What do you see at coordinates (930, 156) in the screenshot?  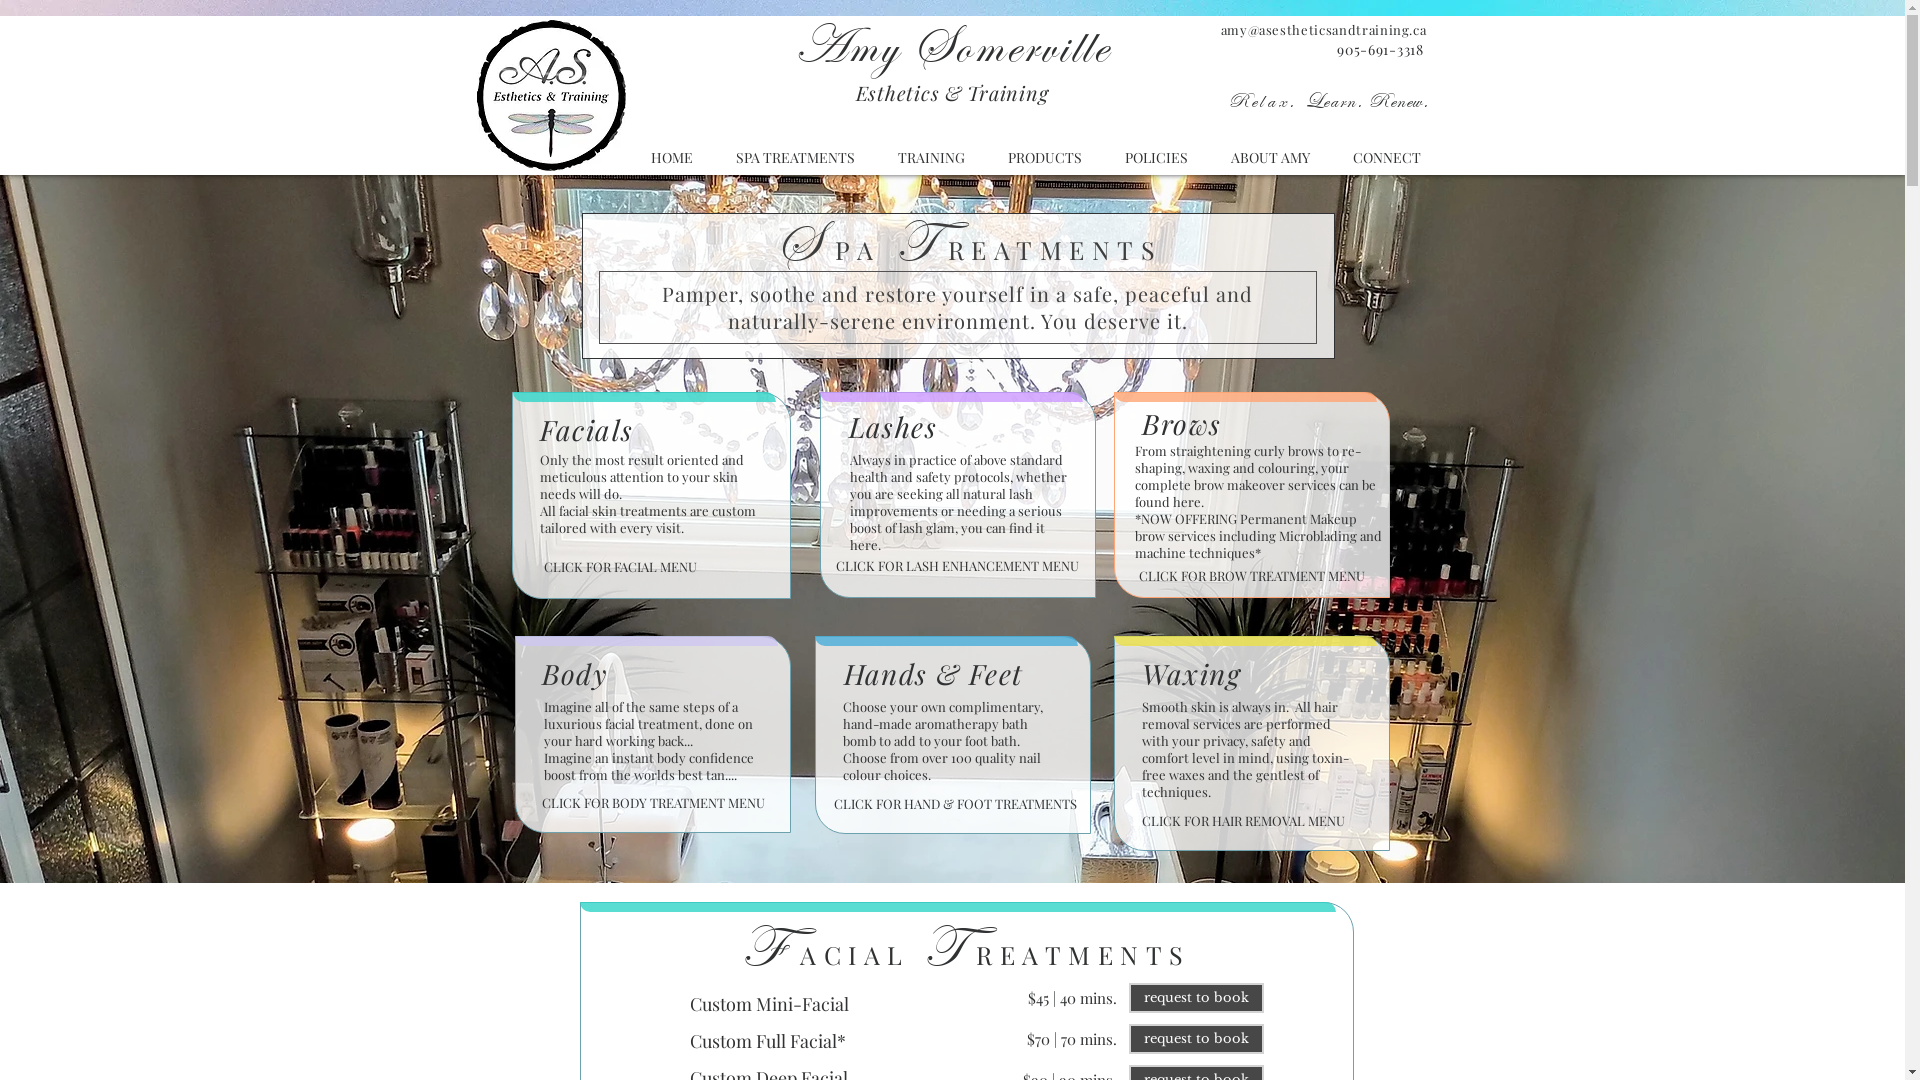 I see `'TRAINING'` at bounding box center [930, 156].